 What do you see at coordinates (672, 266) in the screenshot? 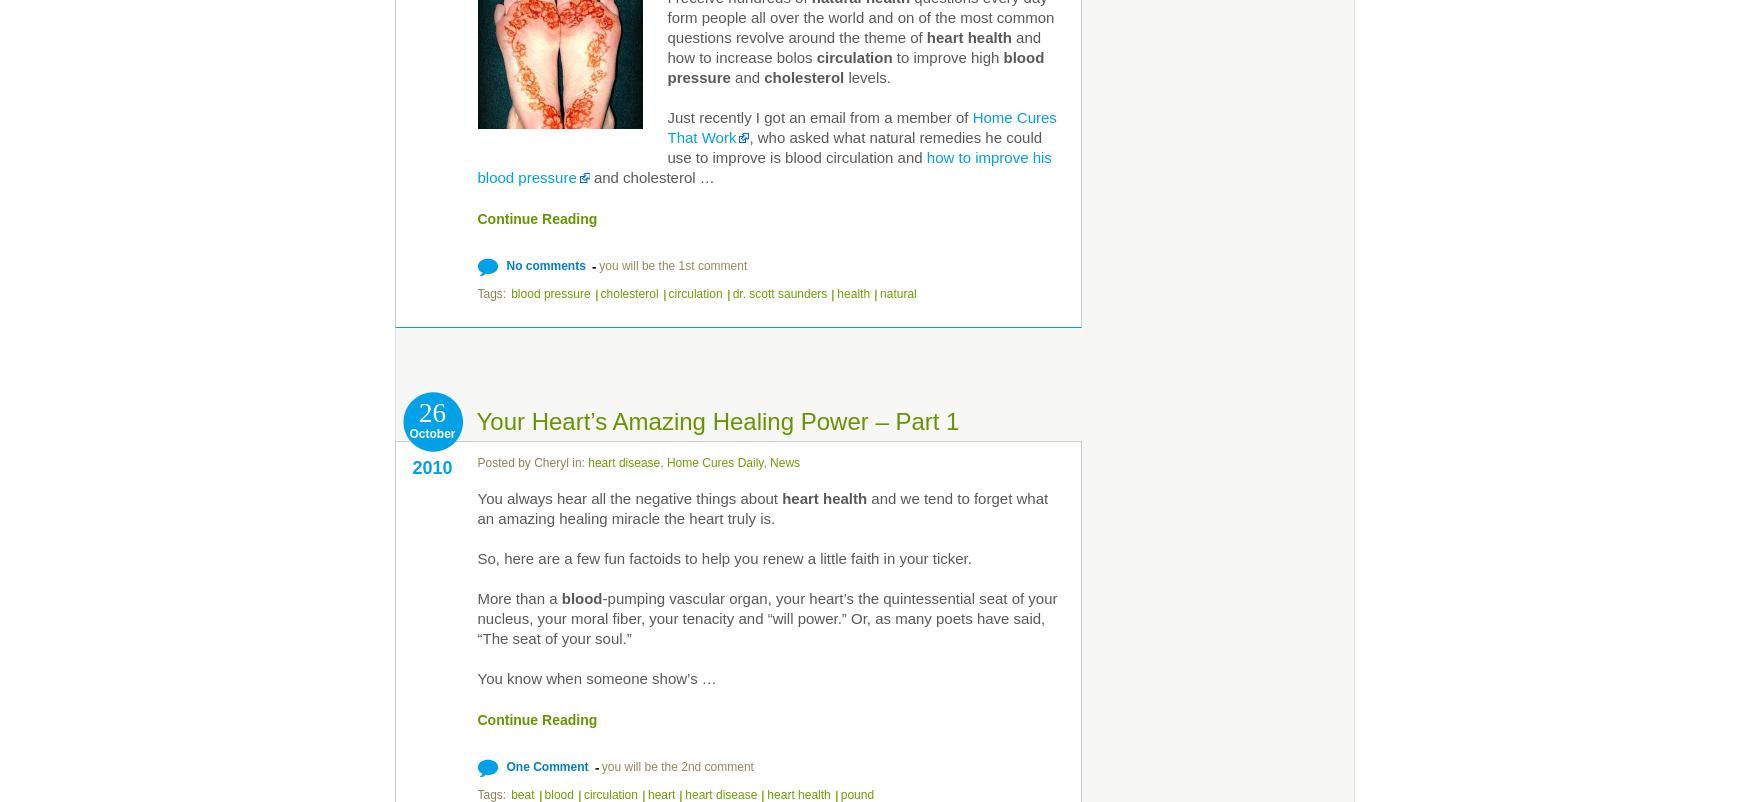
I see `'you will be the 1st comment'` at bounding box center [672, 266].